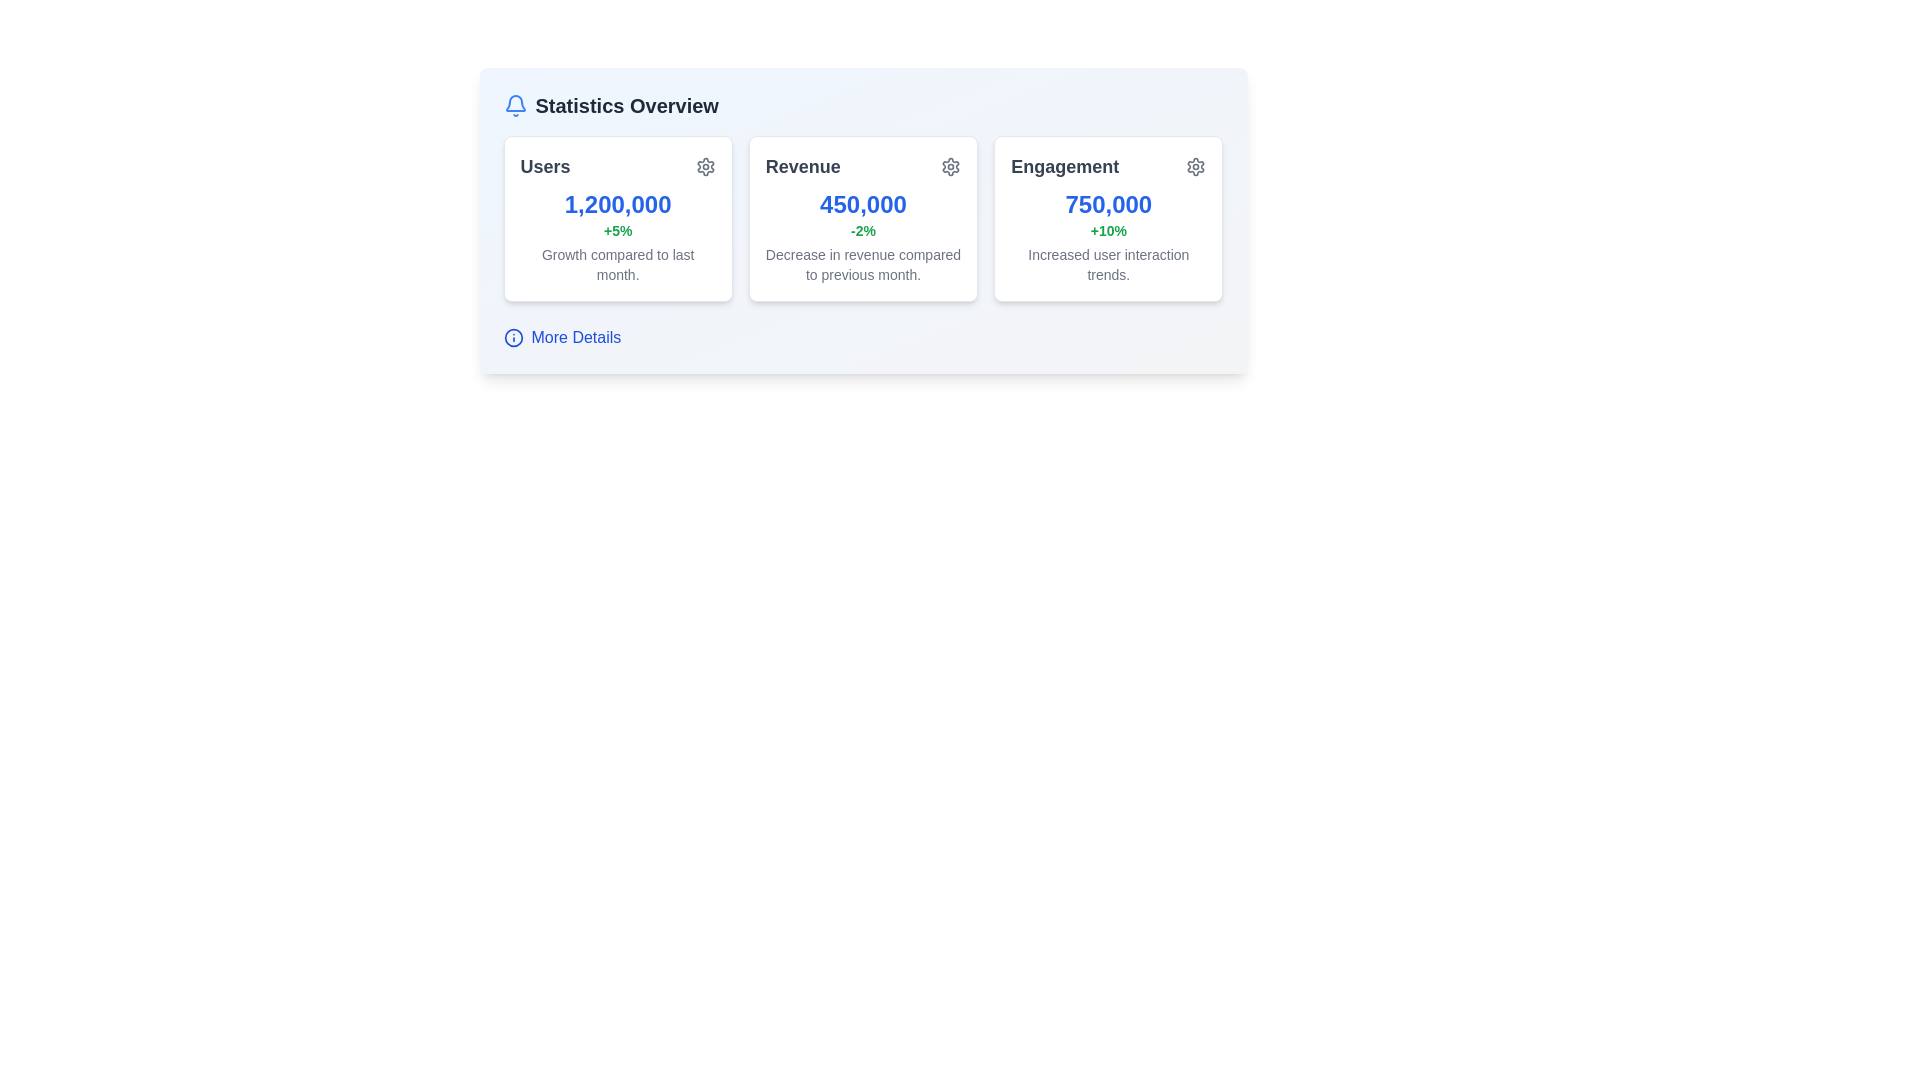  I want to click on the gear-shaped icon representing settings, located in the top-right corner of the 'Users' card in the Statistics Overview section, so click(705, 165).